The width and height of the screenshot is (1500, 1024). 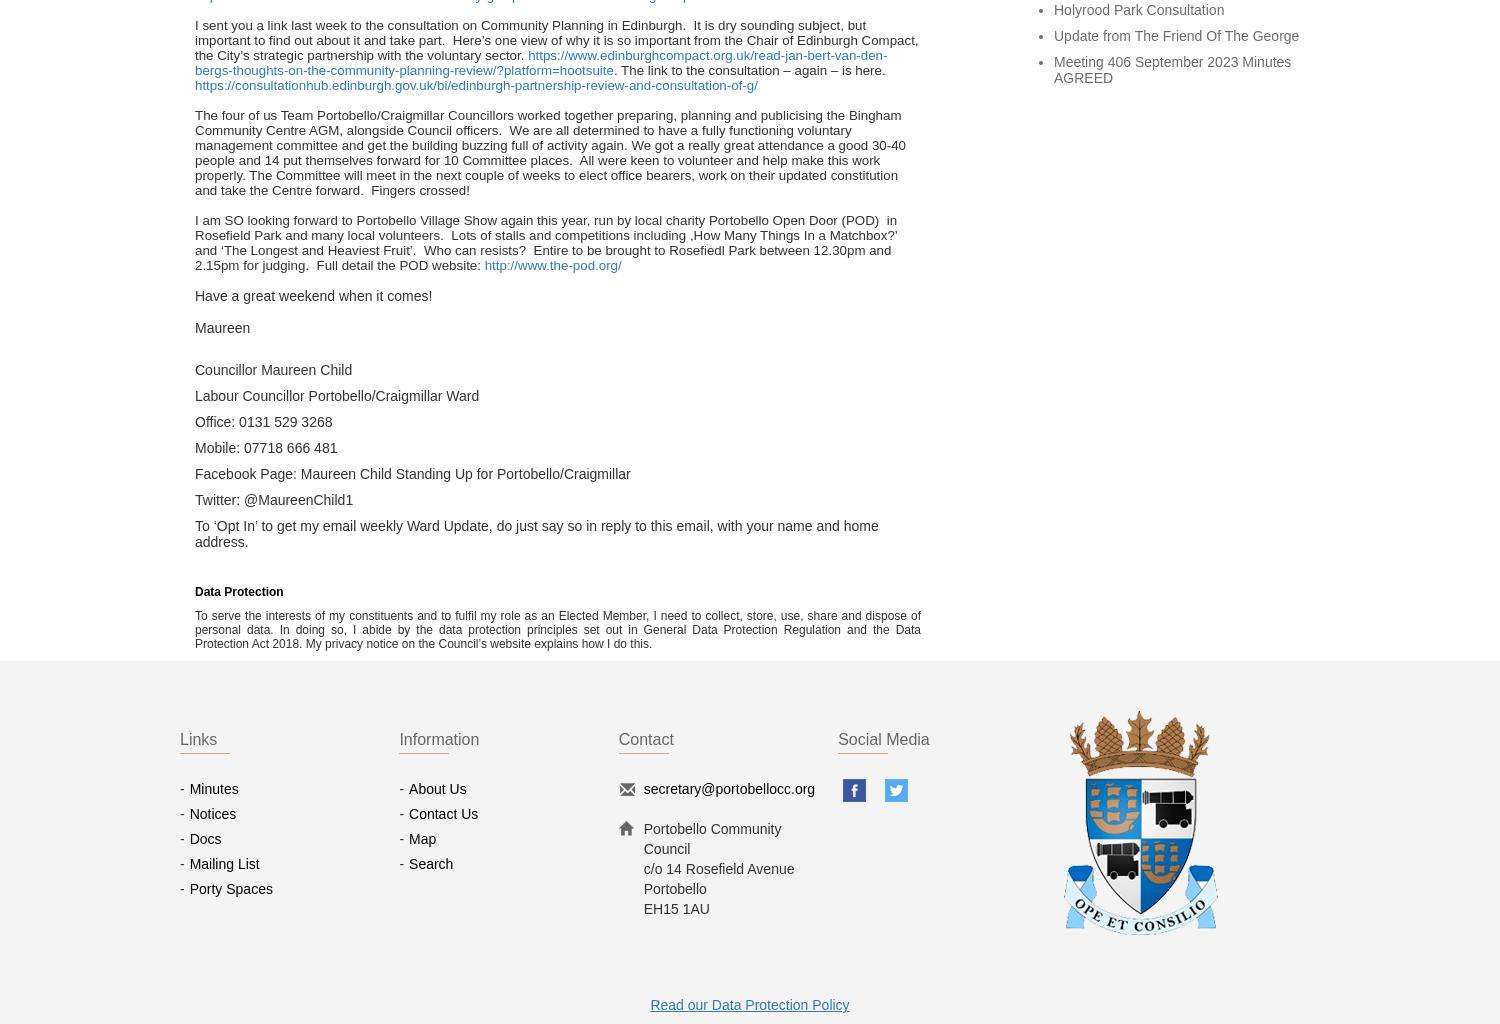 I want to click on 'Holyrood Park Consultation', so click(x=1054, y=10).